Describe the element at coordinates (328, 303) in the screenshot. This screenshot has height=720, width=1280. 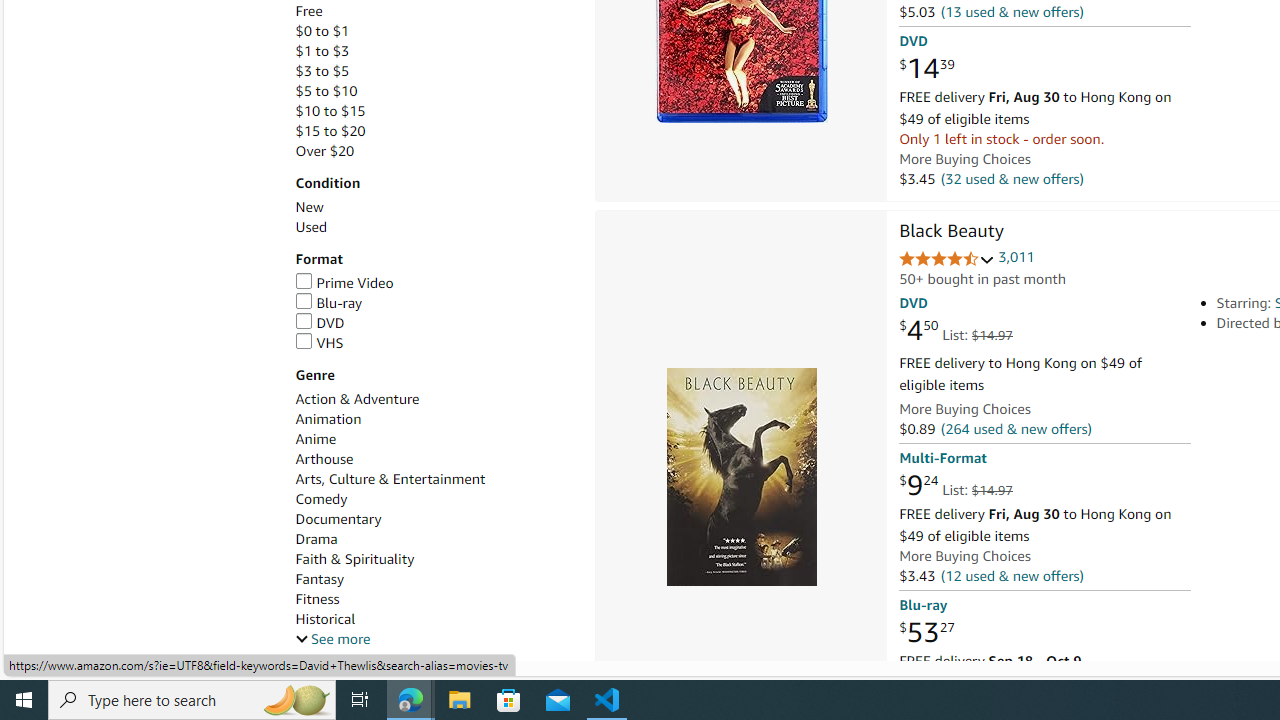
I see `'Blu-ray'` at that location.